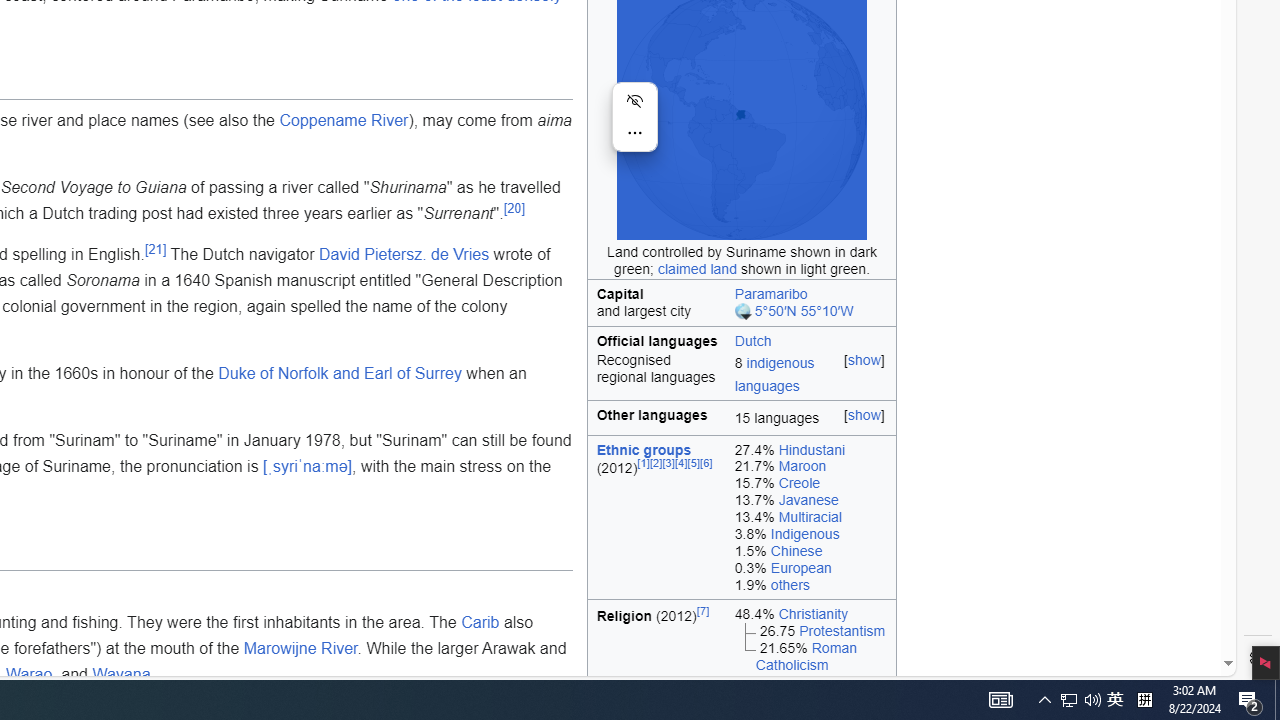 The image size is (1280, 720). I want to click on 'claimed land', so click(697, 267).